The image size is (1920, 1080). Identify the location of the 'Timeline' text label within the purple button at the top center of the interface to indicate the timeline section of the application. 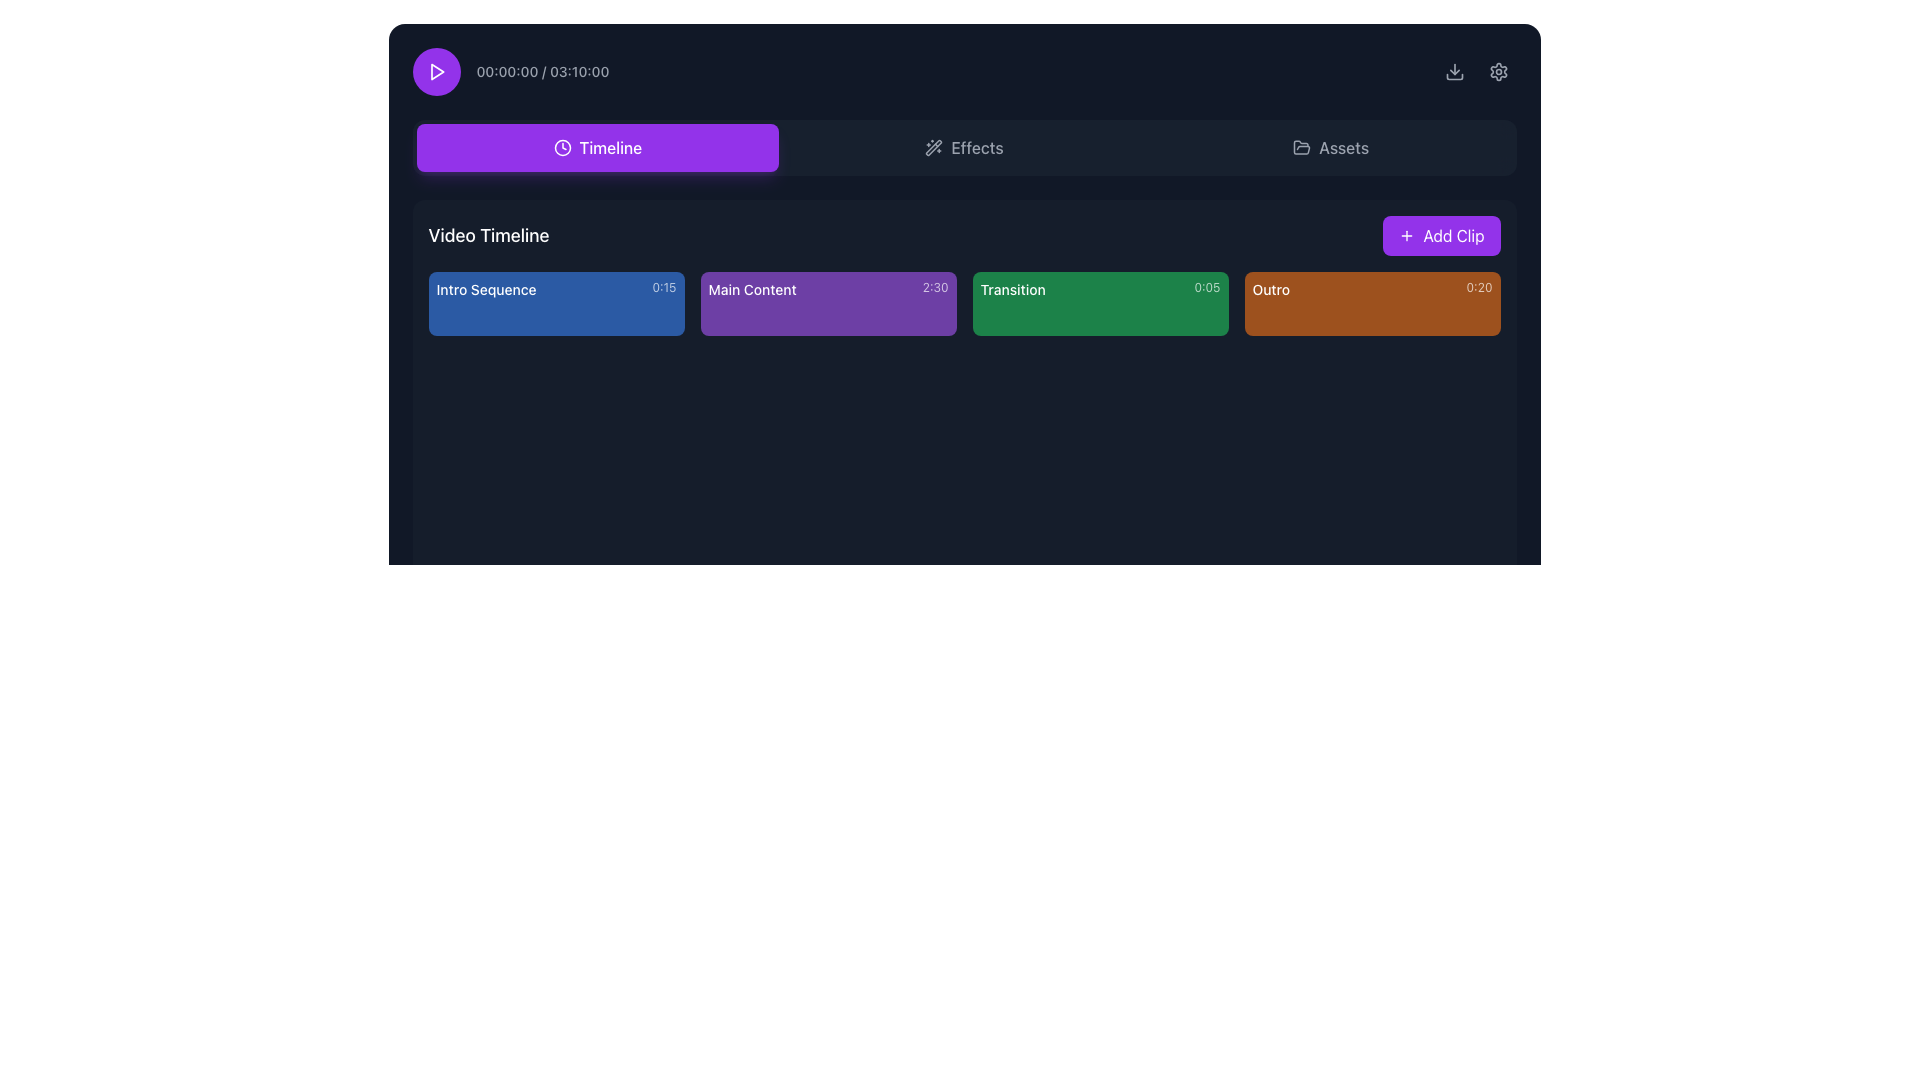
(609, 146).